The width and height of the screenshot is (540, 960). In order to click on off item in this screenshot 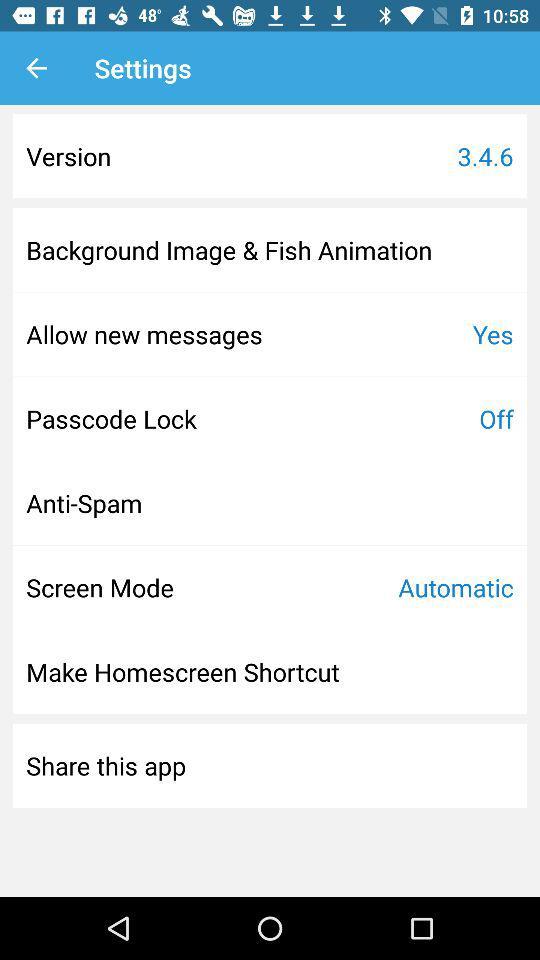, I will do `click(495, 417)`.